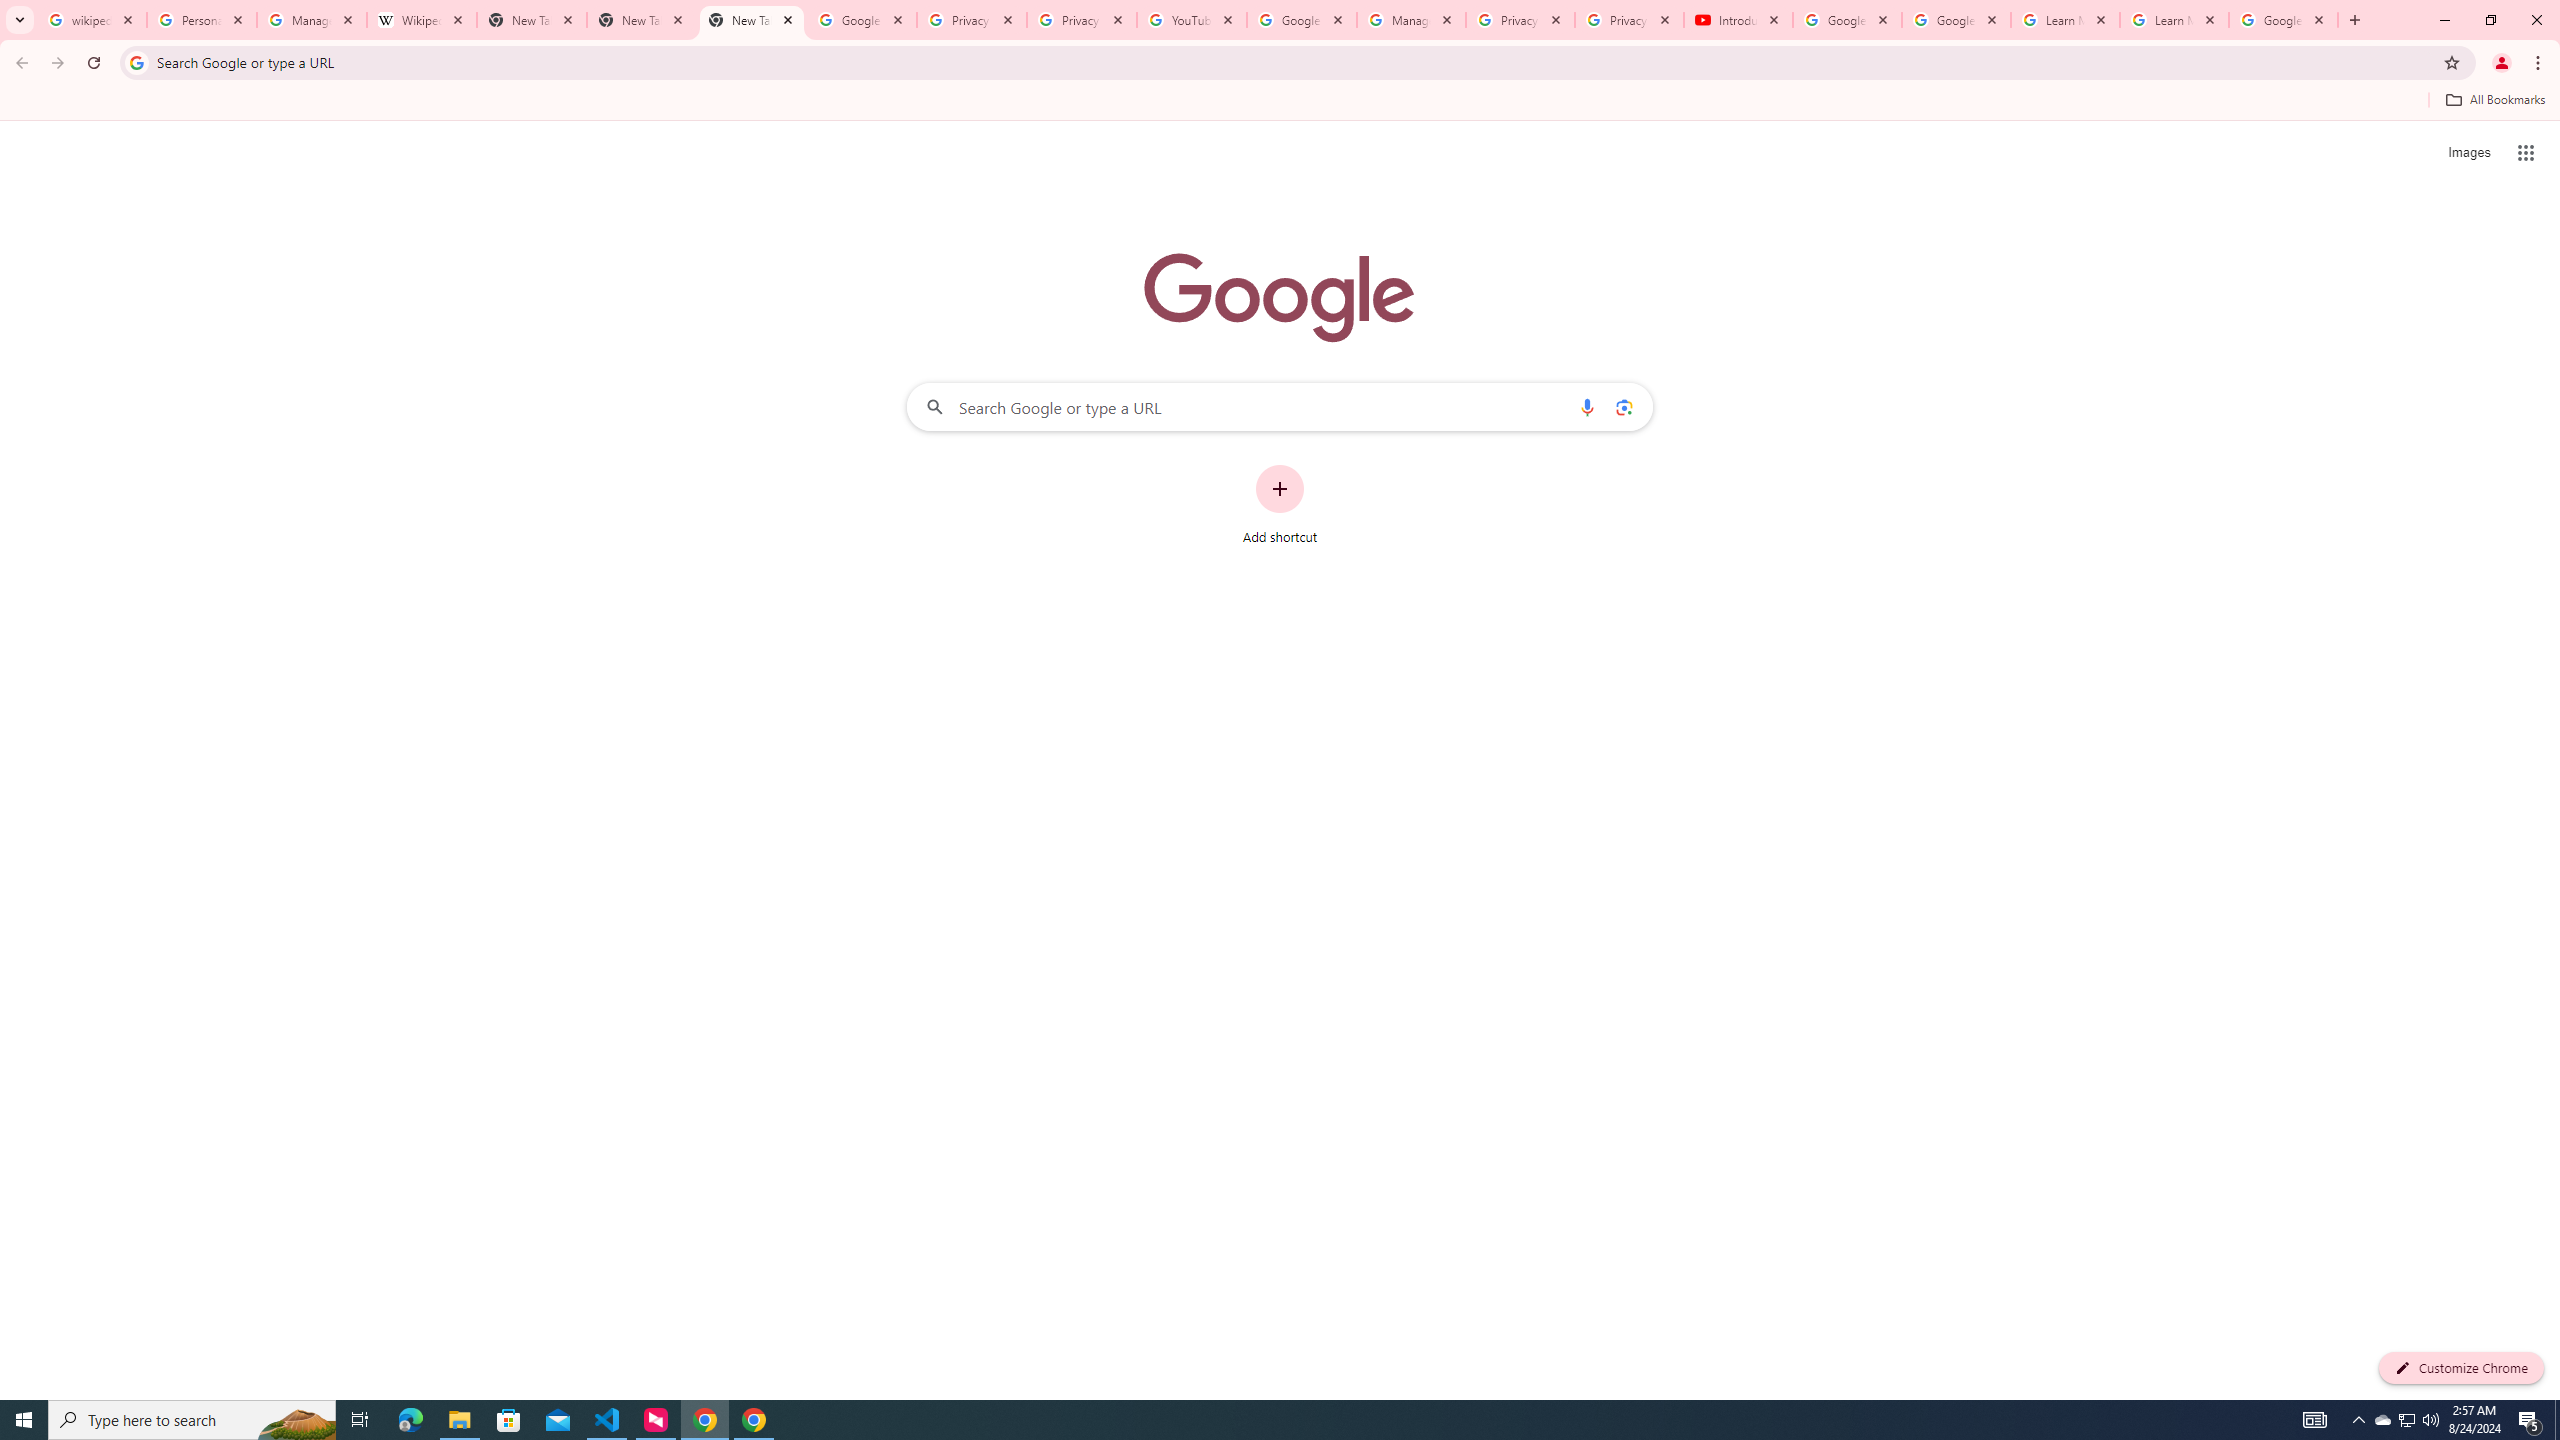 The height and width of the screenshot is (1440, 2560). Describe the element at coordinates (2469, 153) in the screenshot. I see `'Search for Images '` at that location.